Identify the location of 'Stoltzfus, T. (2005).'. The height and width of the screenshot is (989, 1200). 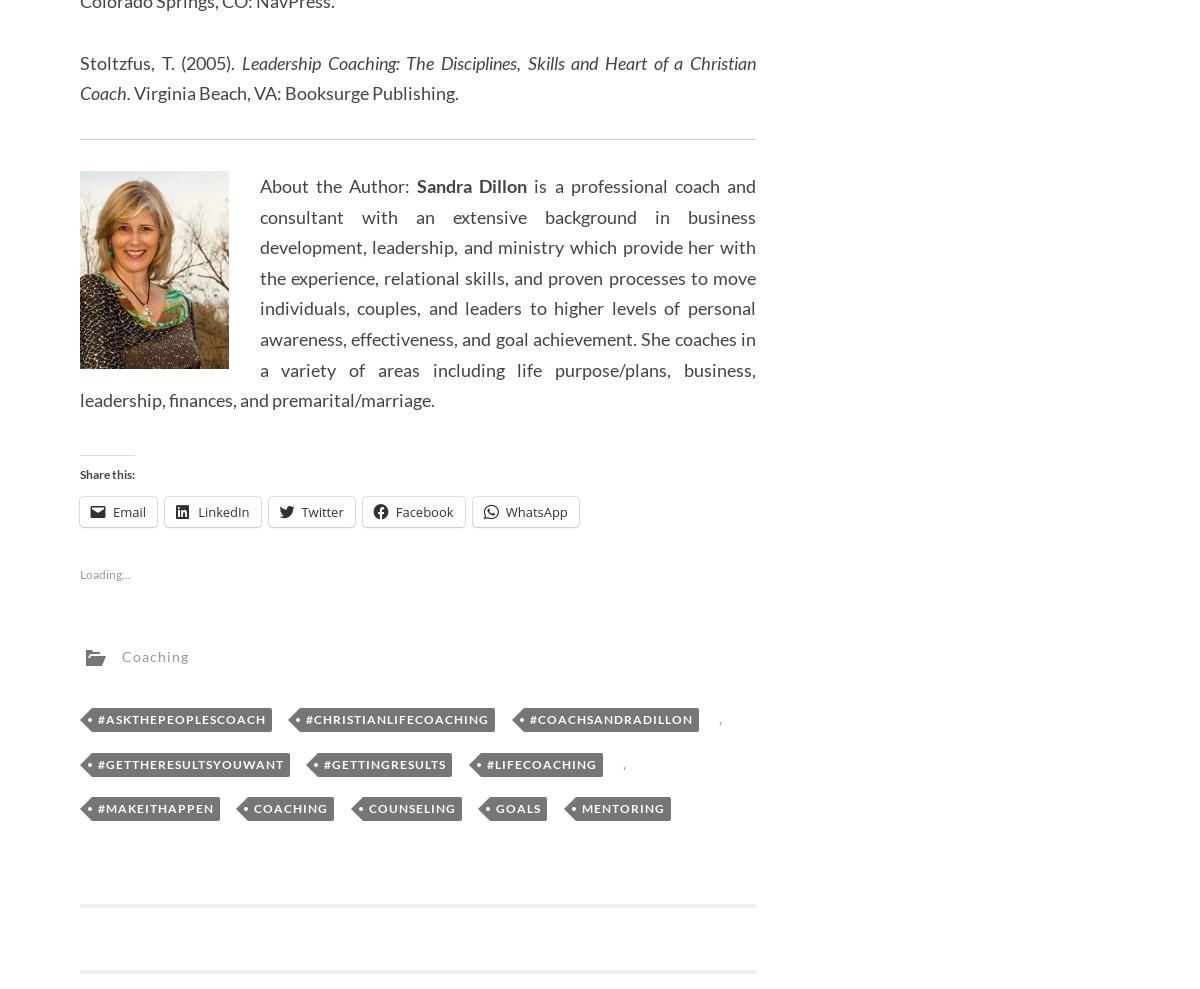
(80, 62).